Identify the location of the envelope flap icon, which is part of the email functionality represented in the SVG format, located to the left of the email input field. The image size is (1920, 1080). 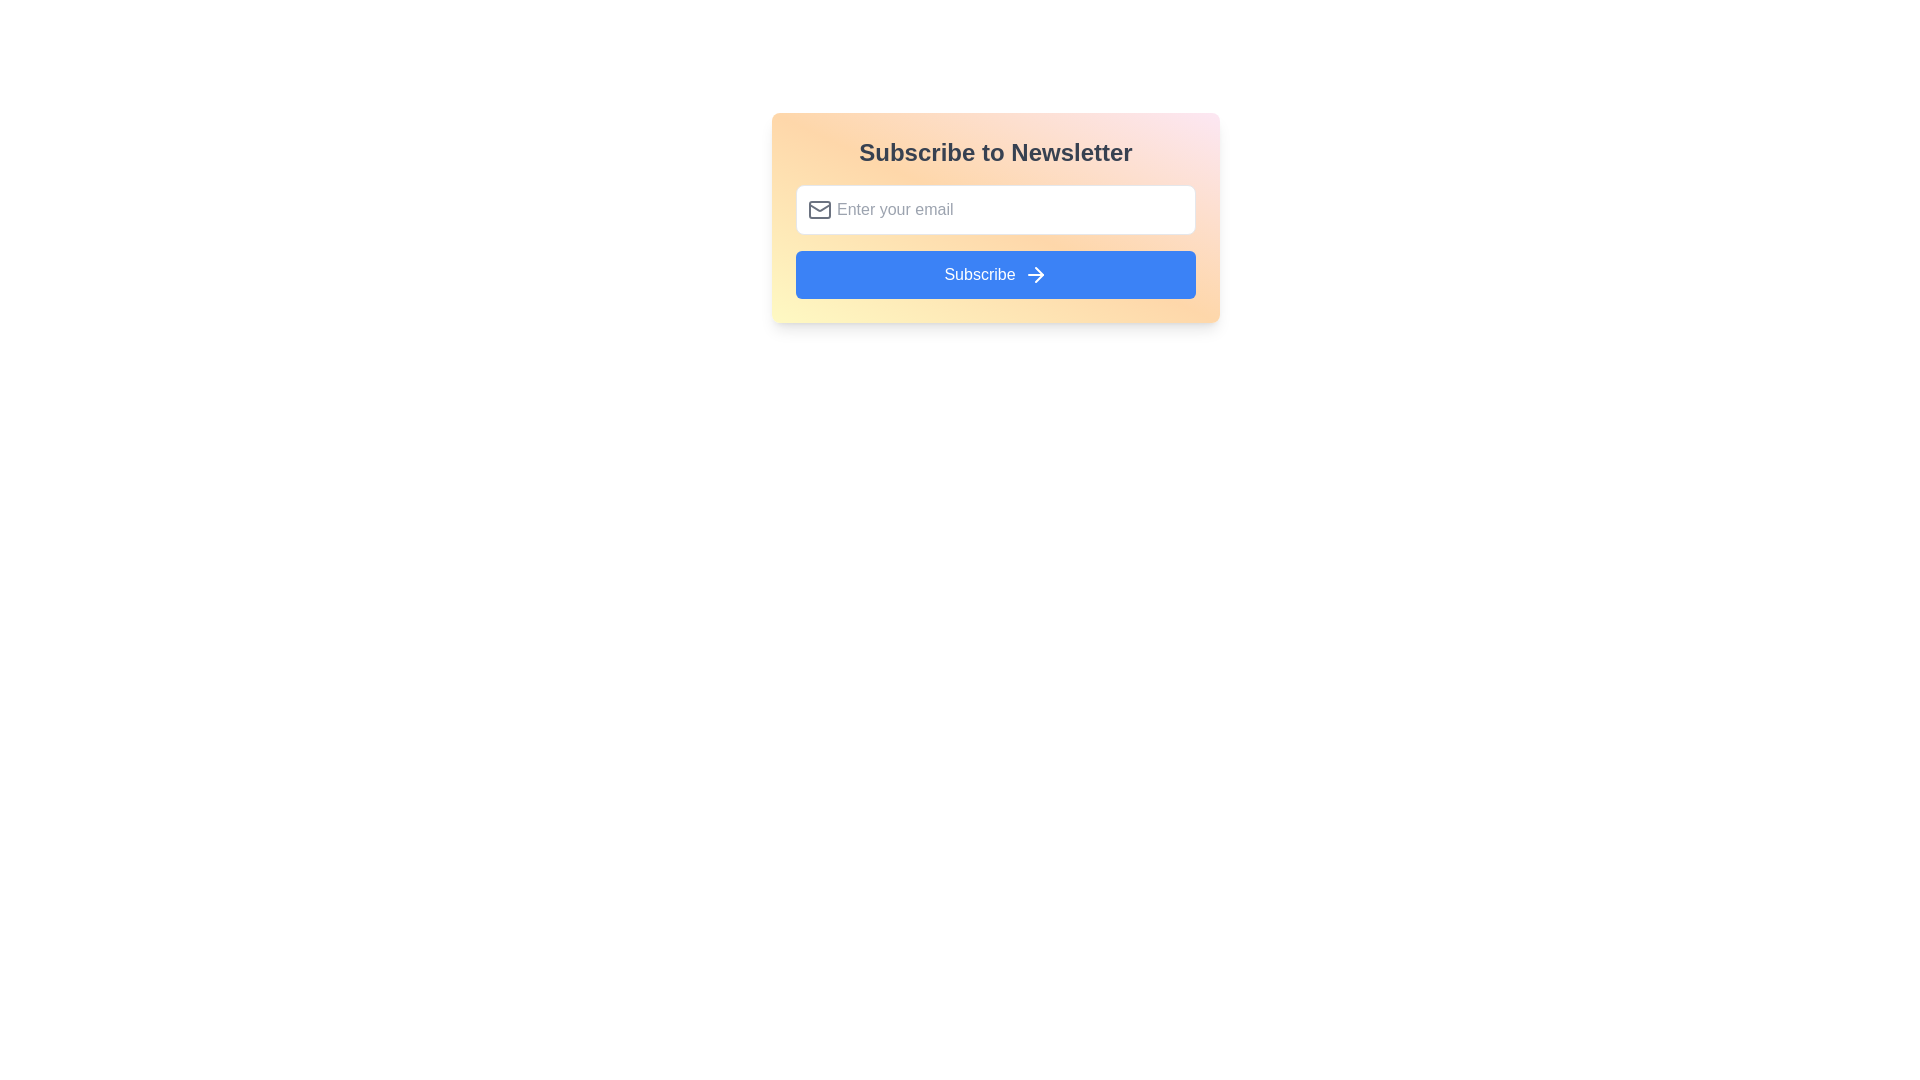
(820, 207).